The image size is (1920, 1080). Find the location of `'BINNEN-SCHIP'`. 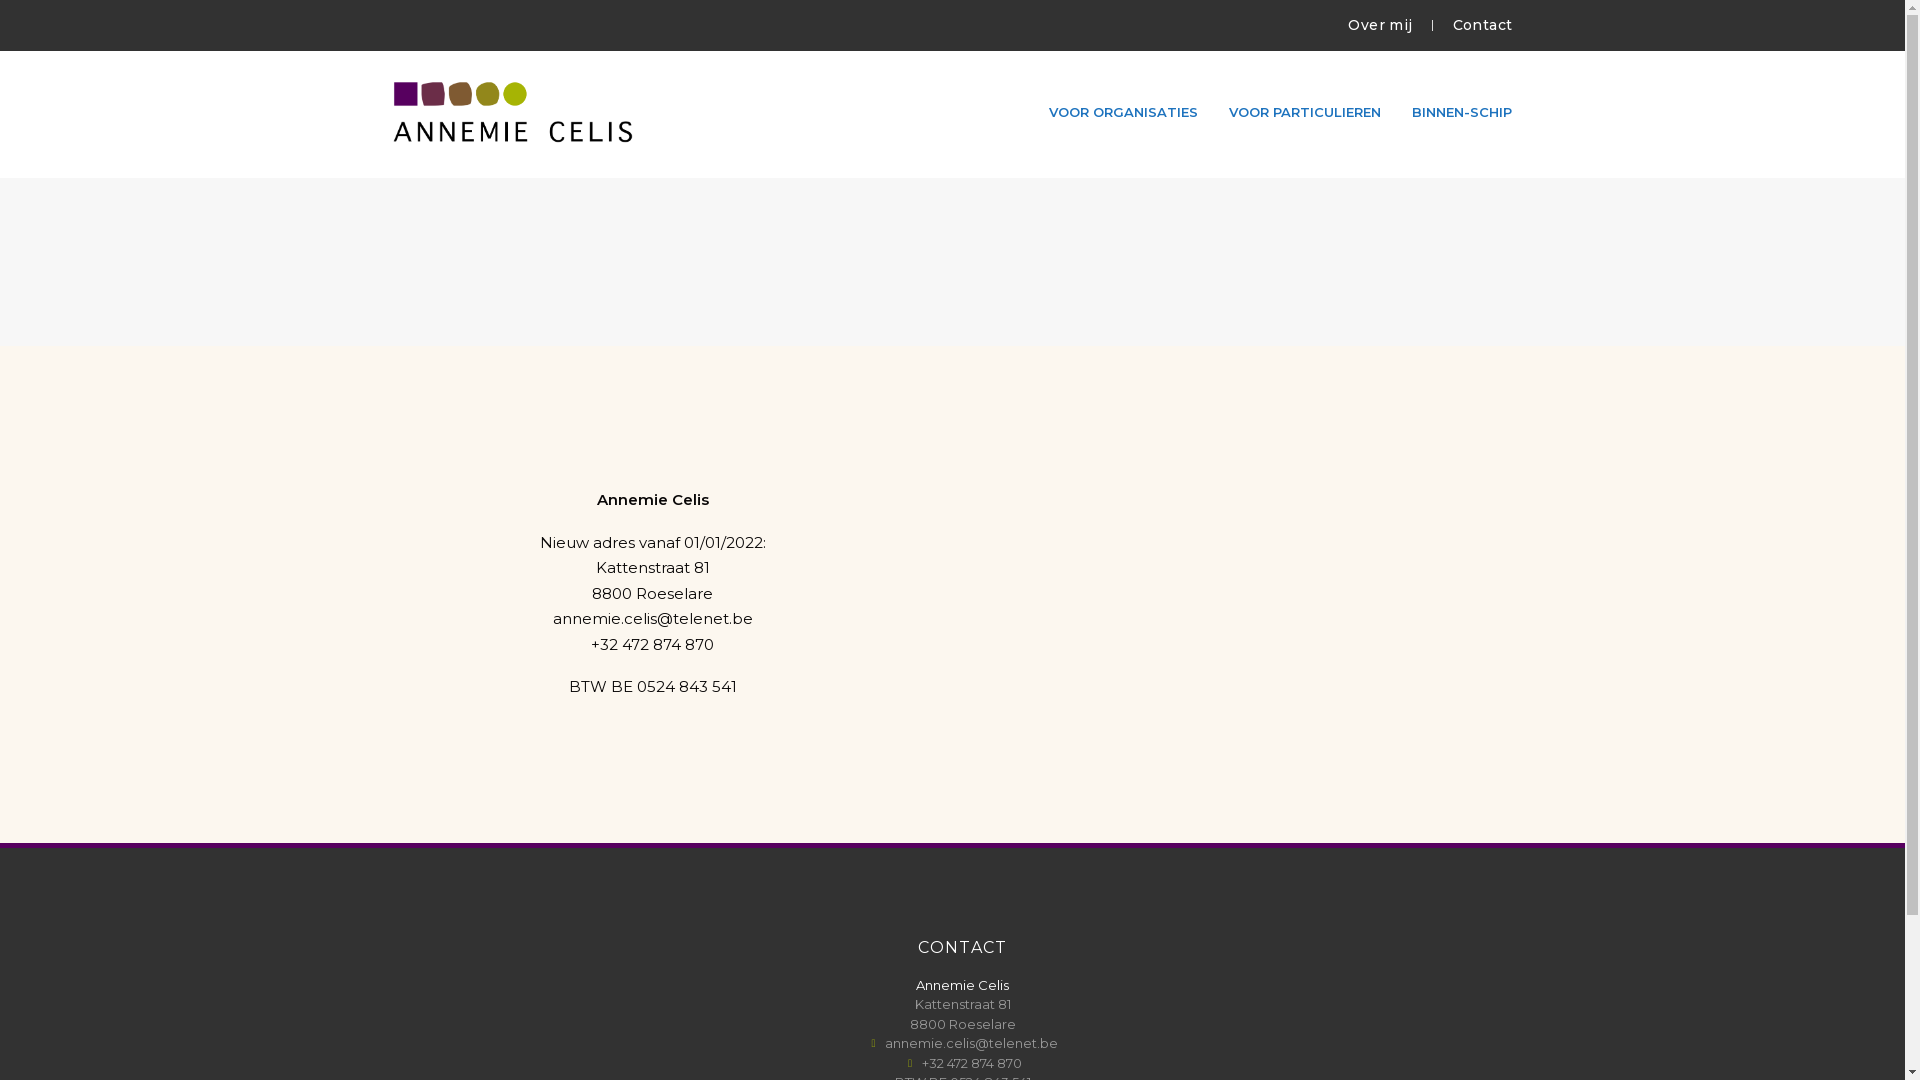

'BINNEN-SCHIP' is located at coordinates (1462, 111).